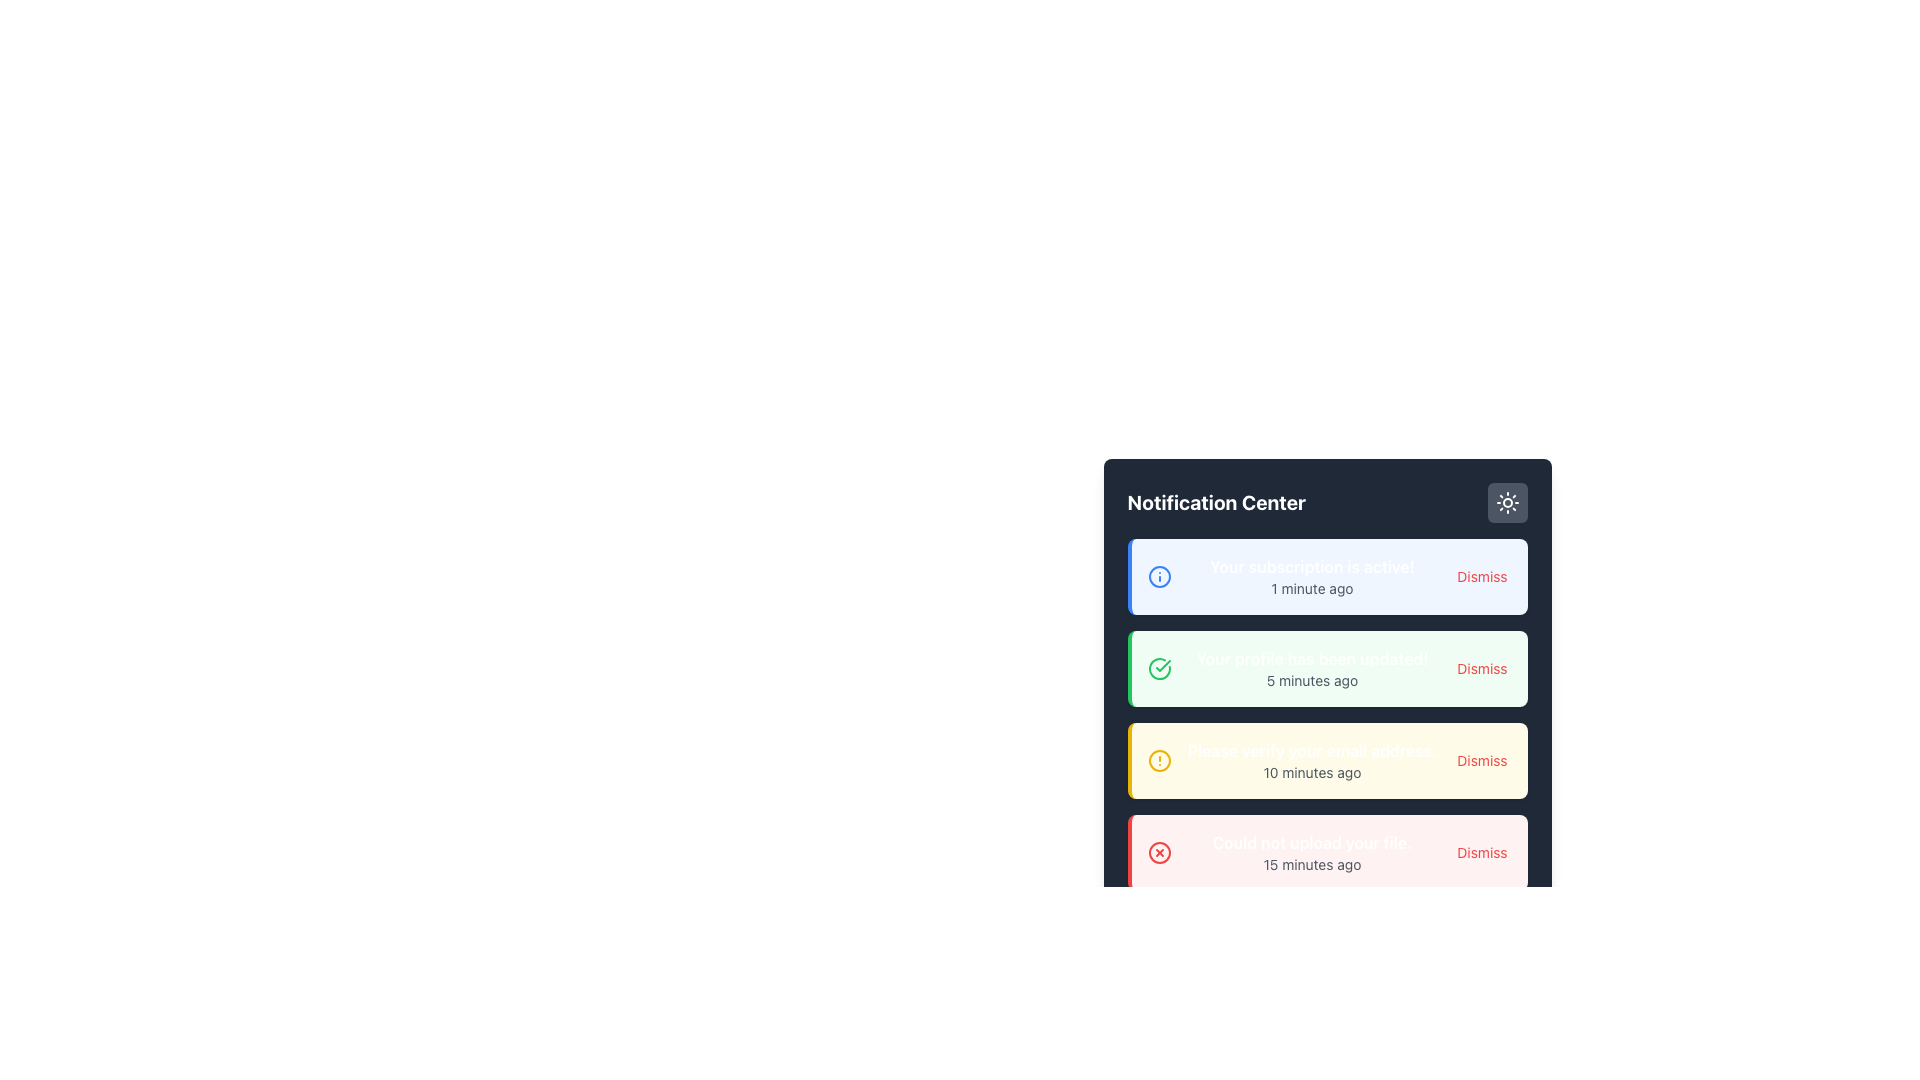 This screenshot has height=1080, width=1920. What do you see at coordinates (1507, 501) in the screenshot?
I see `the toggle button located in the upper-right corner of the 'Notification Center' to switch between light and dark modes` at bounding box center [1507, 501].